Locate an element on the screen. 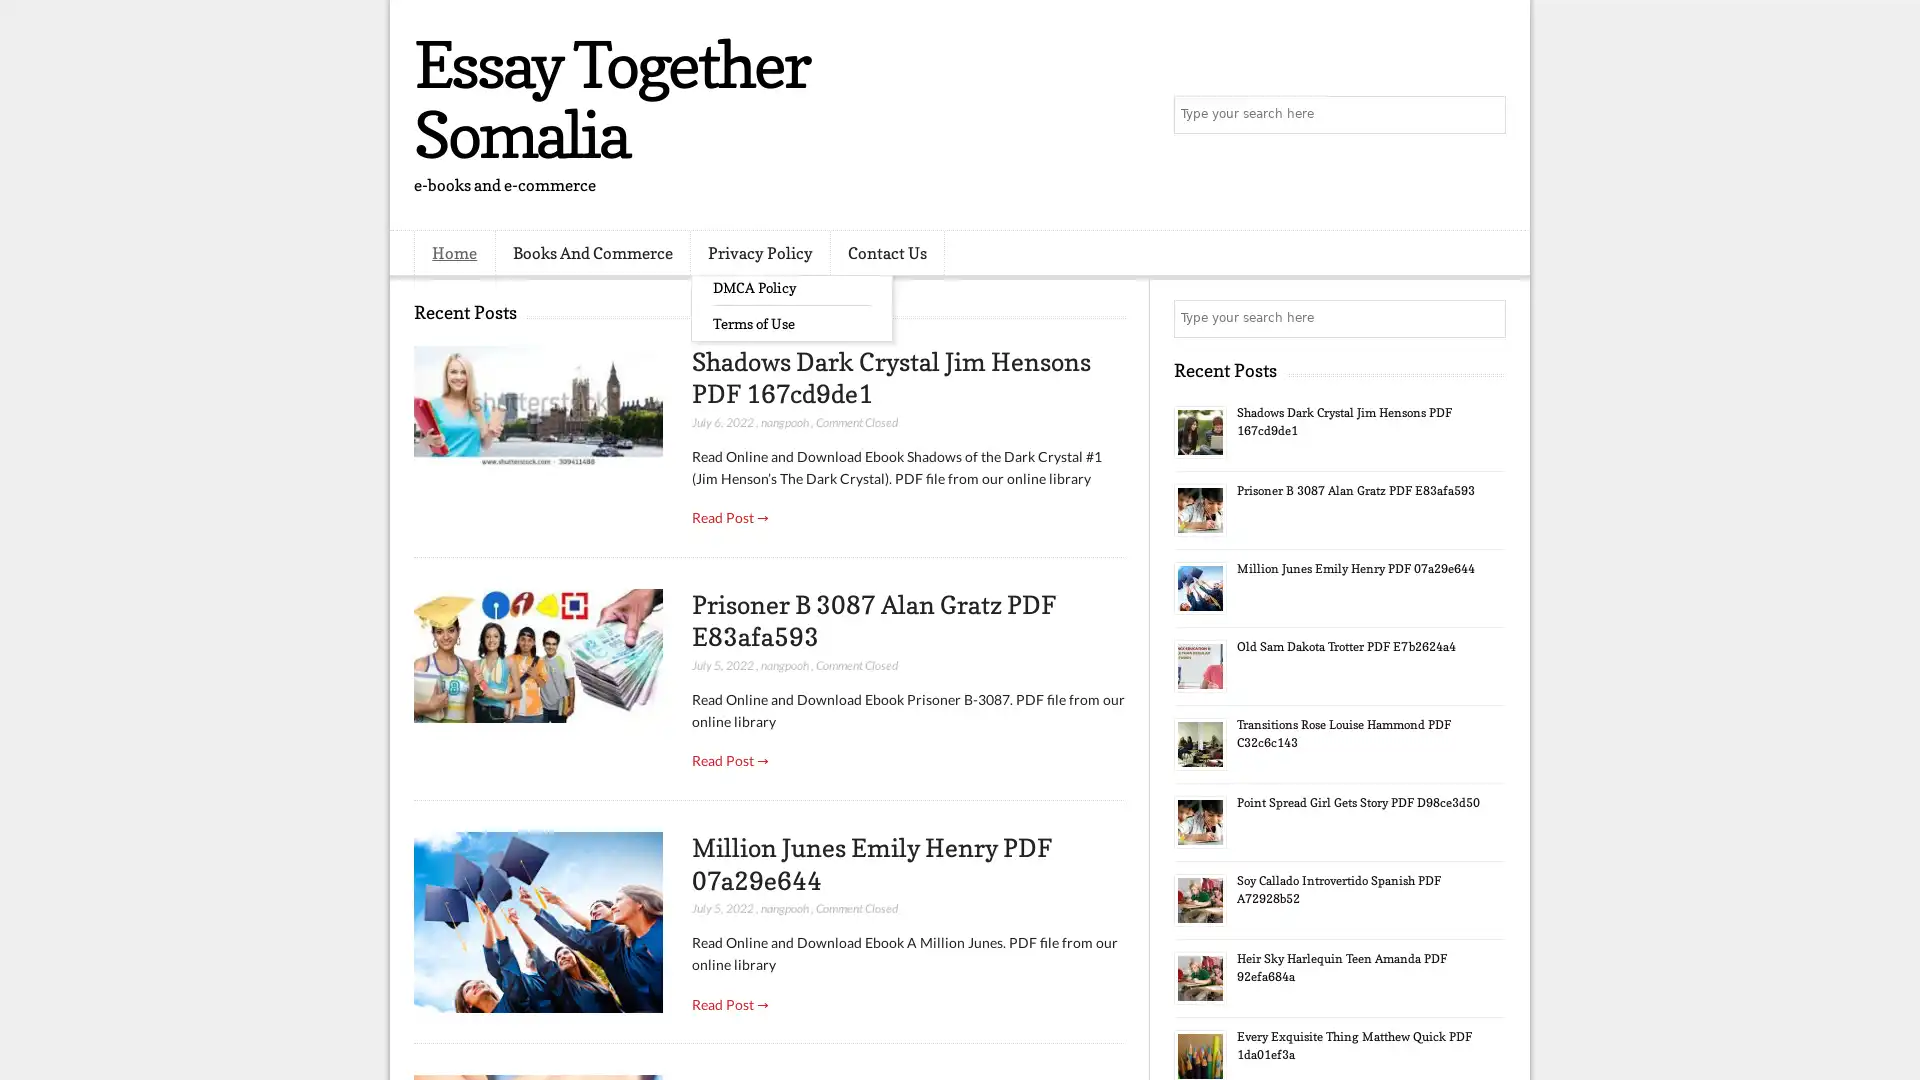  Search is located at coordinates (1485, 115).